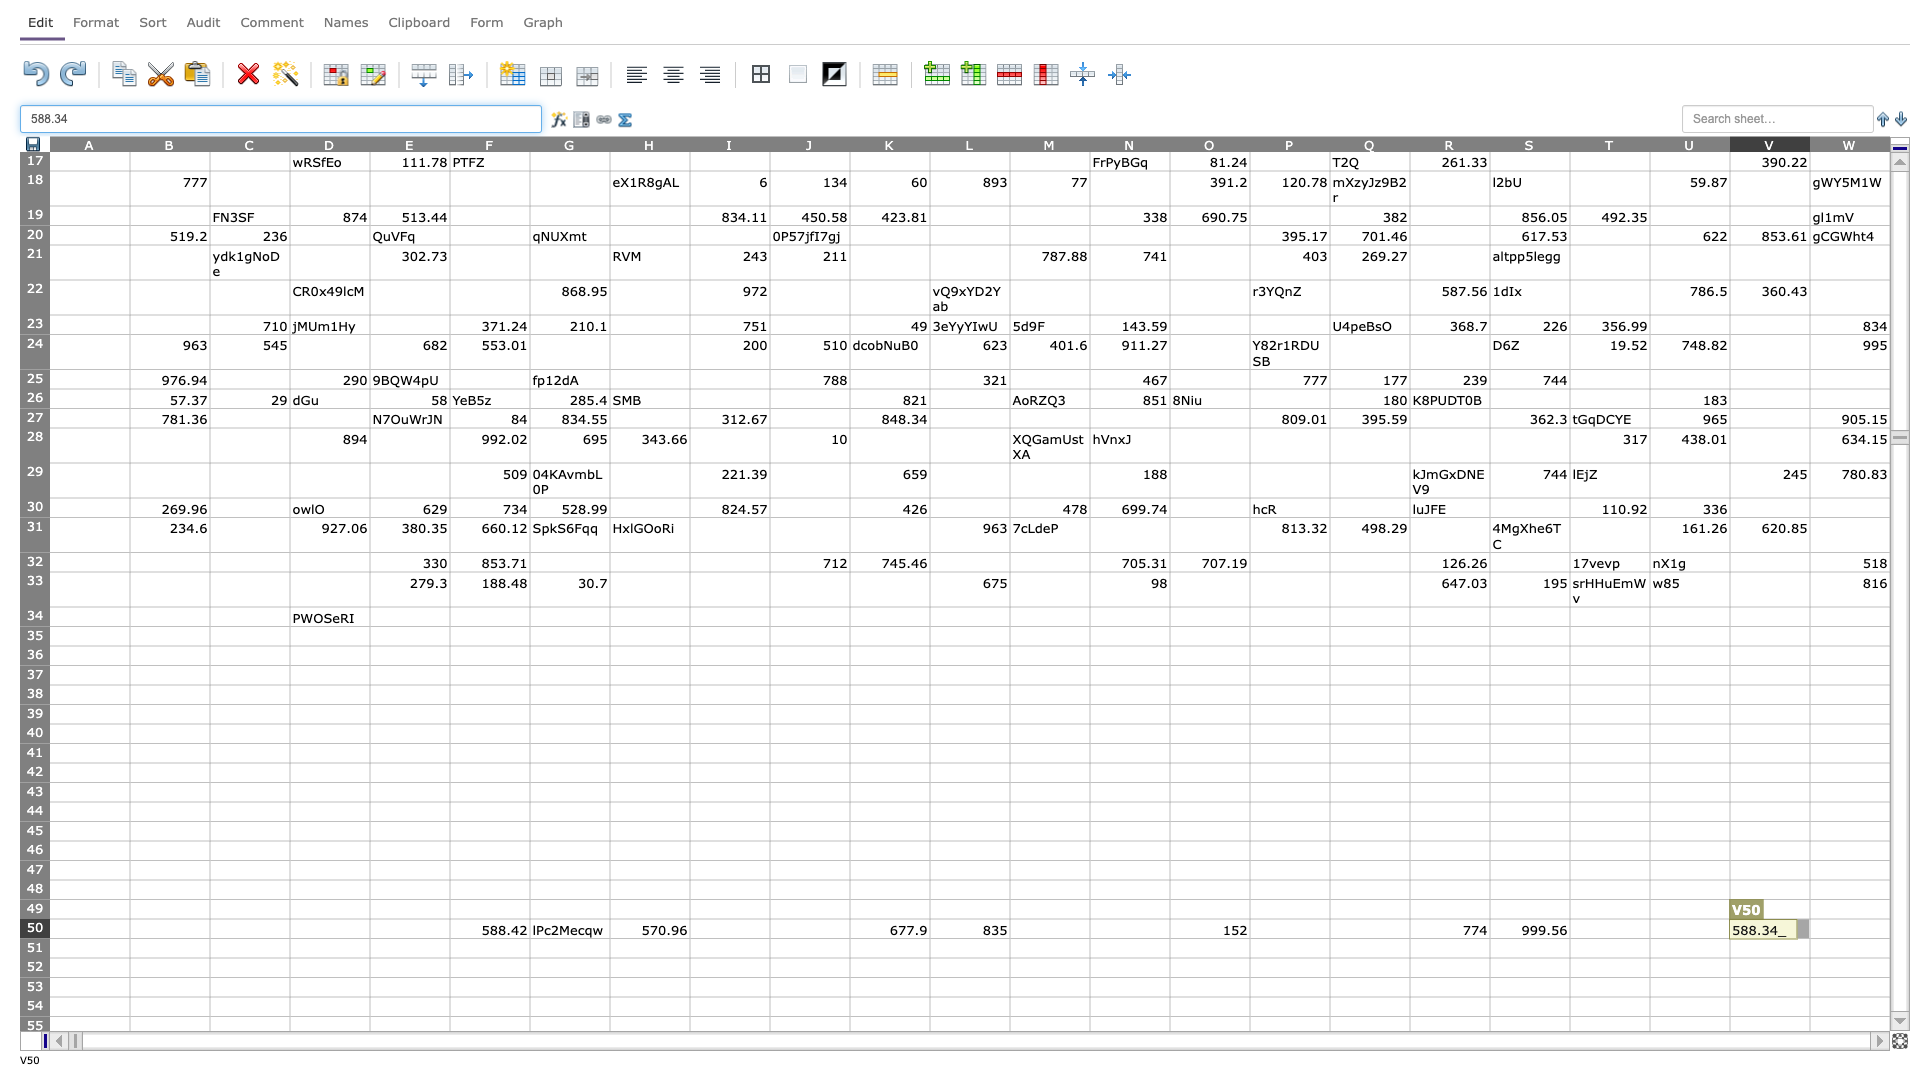  What do you see at coordinates (1809, 918) in the screenshot?
I see `top left at column W row 50` at bounding box center [1809, 918].